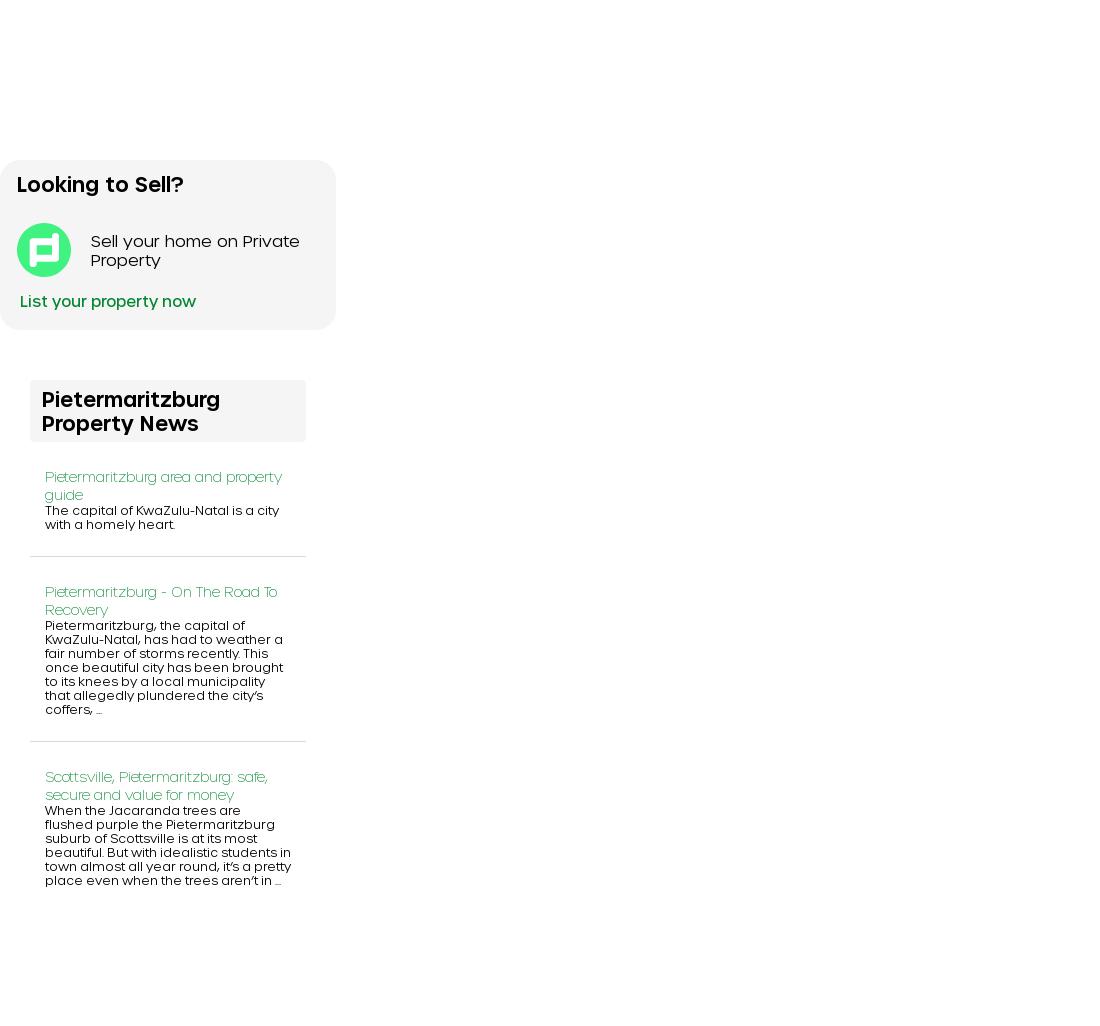  Describe the element at coordinates (100, 182) in the screenshot. I see `'Looking to Sell?'` at that location.